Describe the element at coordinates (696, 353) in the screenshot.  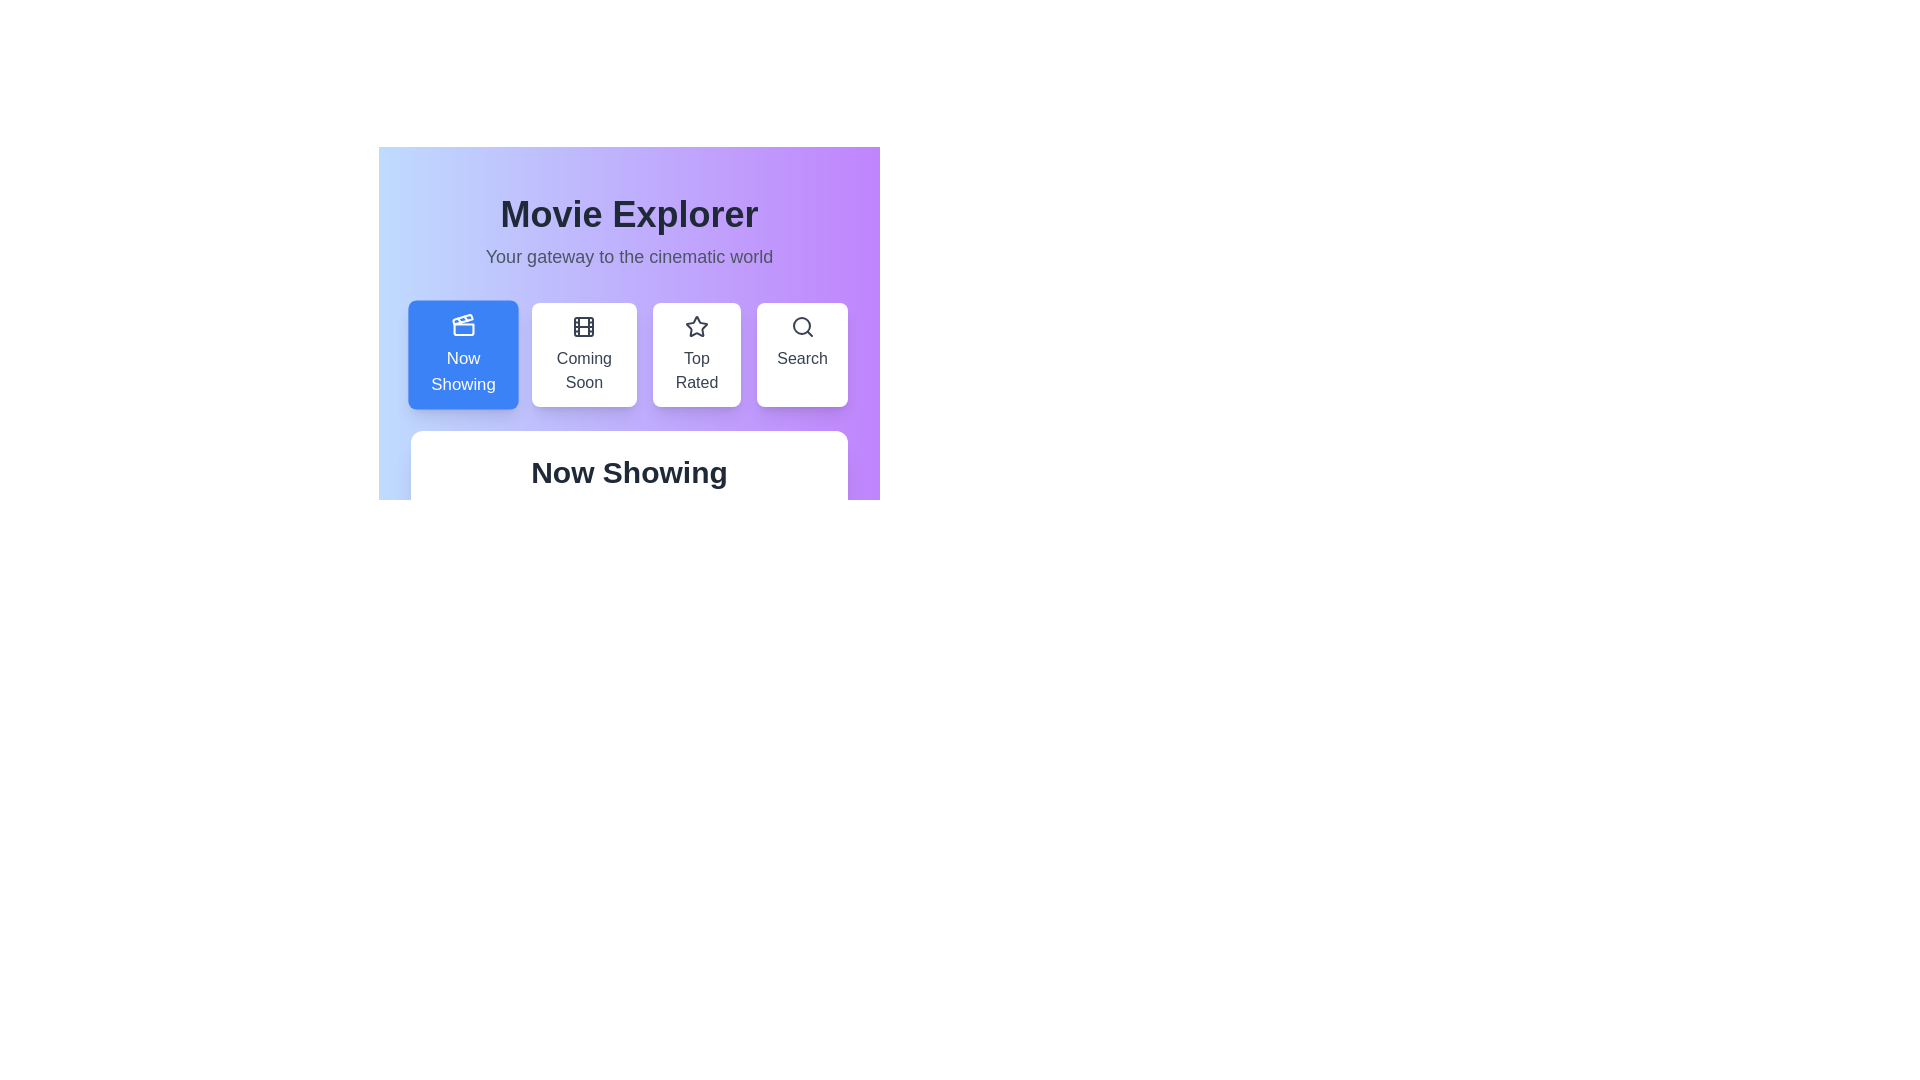
I see `the tab labeled Top Rated` at that location.